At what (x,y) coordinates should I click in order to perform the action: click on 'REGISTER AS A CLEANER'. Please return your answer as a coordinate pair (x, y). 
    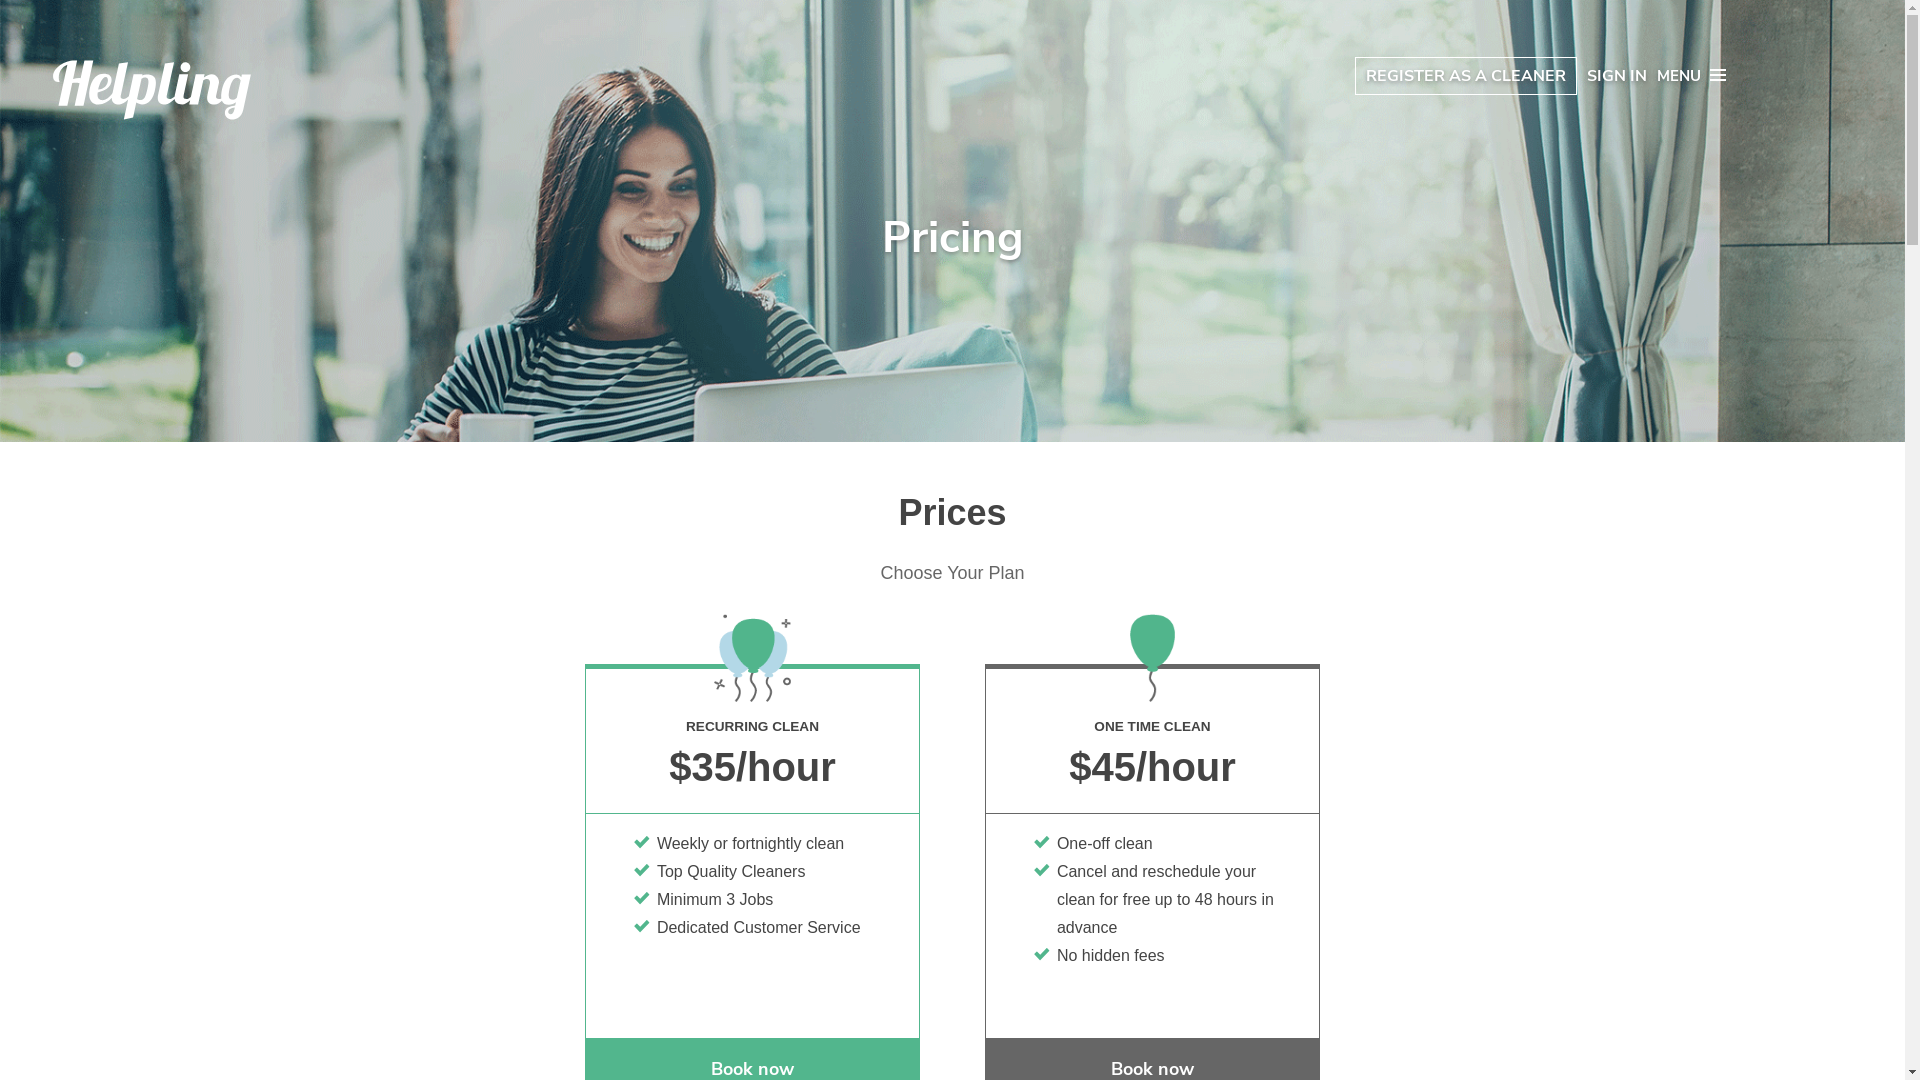
    Looking at the image, I should click on (1465, 75).